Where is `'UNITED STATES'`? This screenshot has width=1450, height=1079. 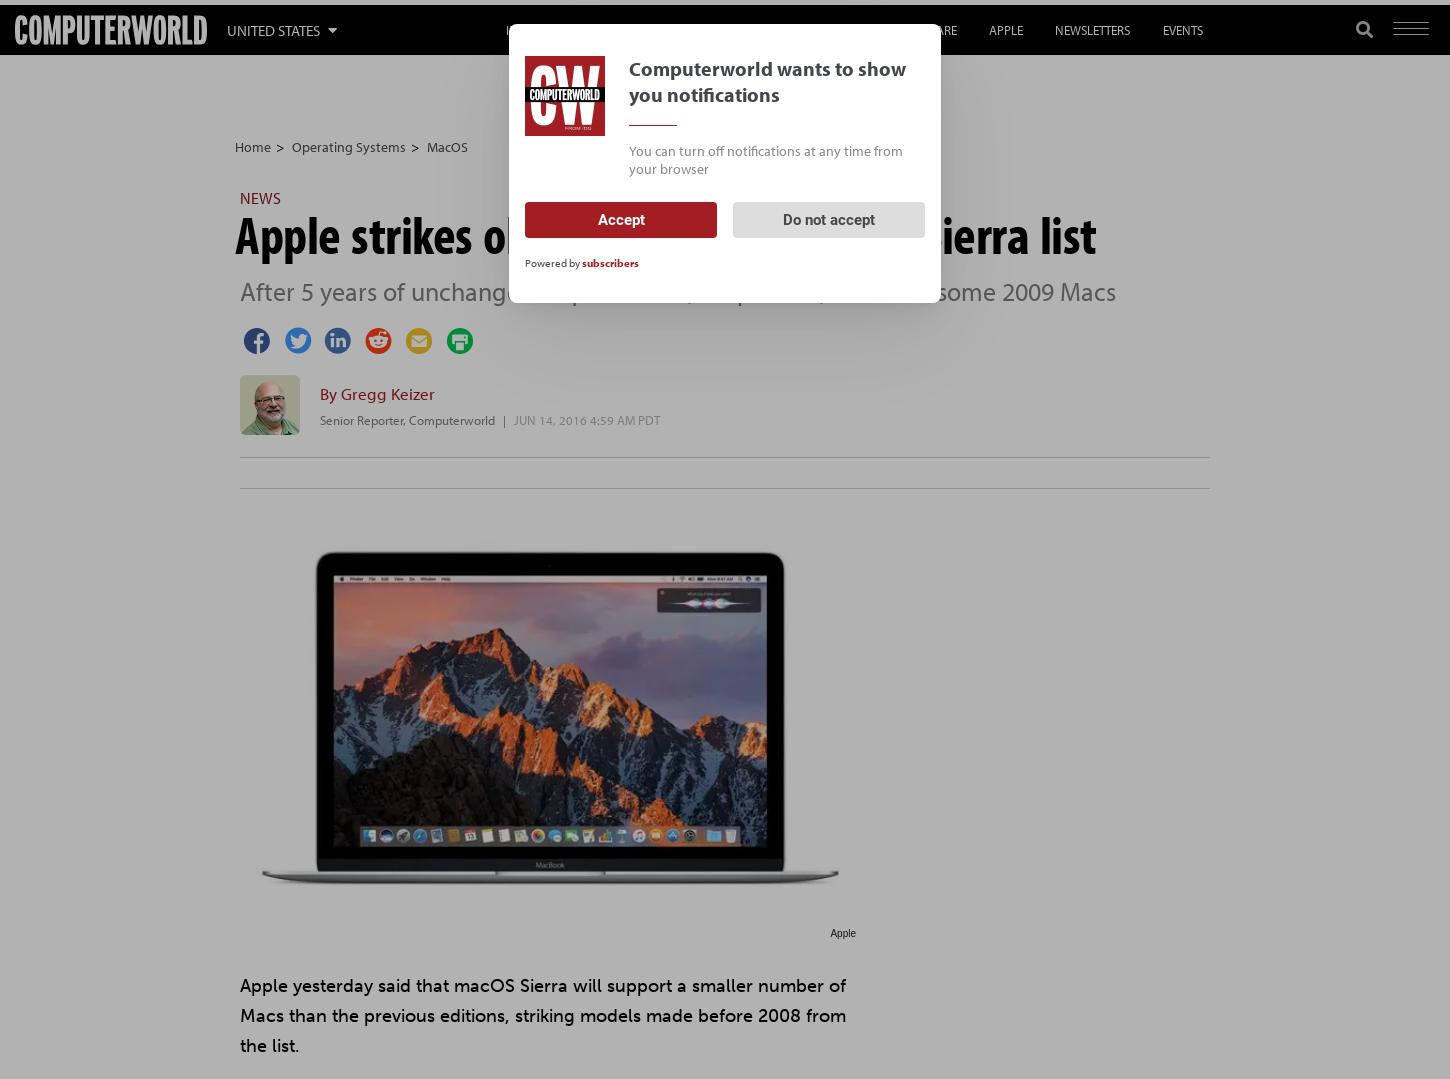 'UNITED STATES' is located at coordinates (226, 29).